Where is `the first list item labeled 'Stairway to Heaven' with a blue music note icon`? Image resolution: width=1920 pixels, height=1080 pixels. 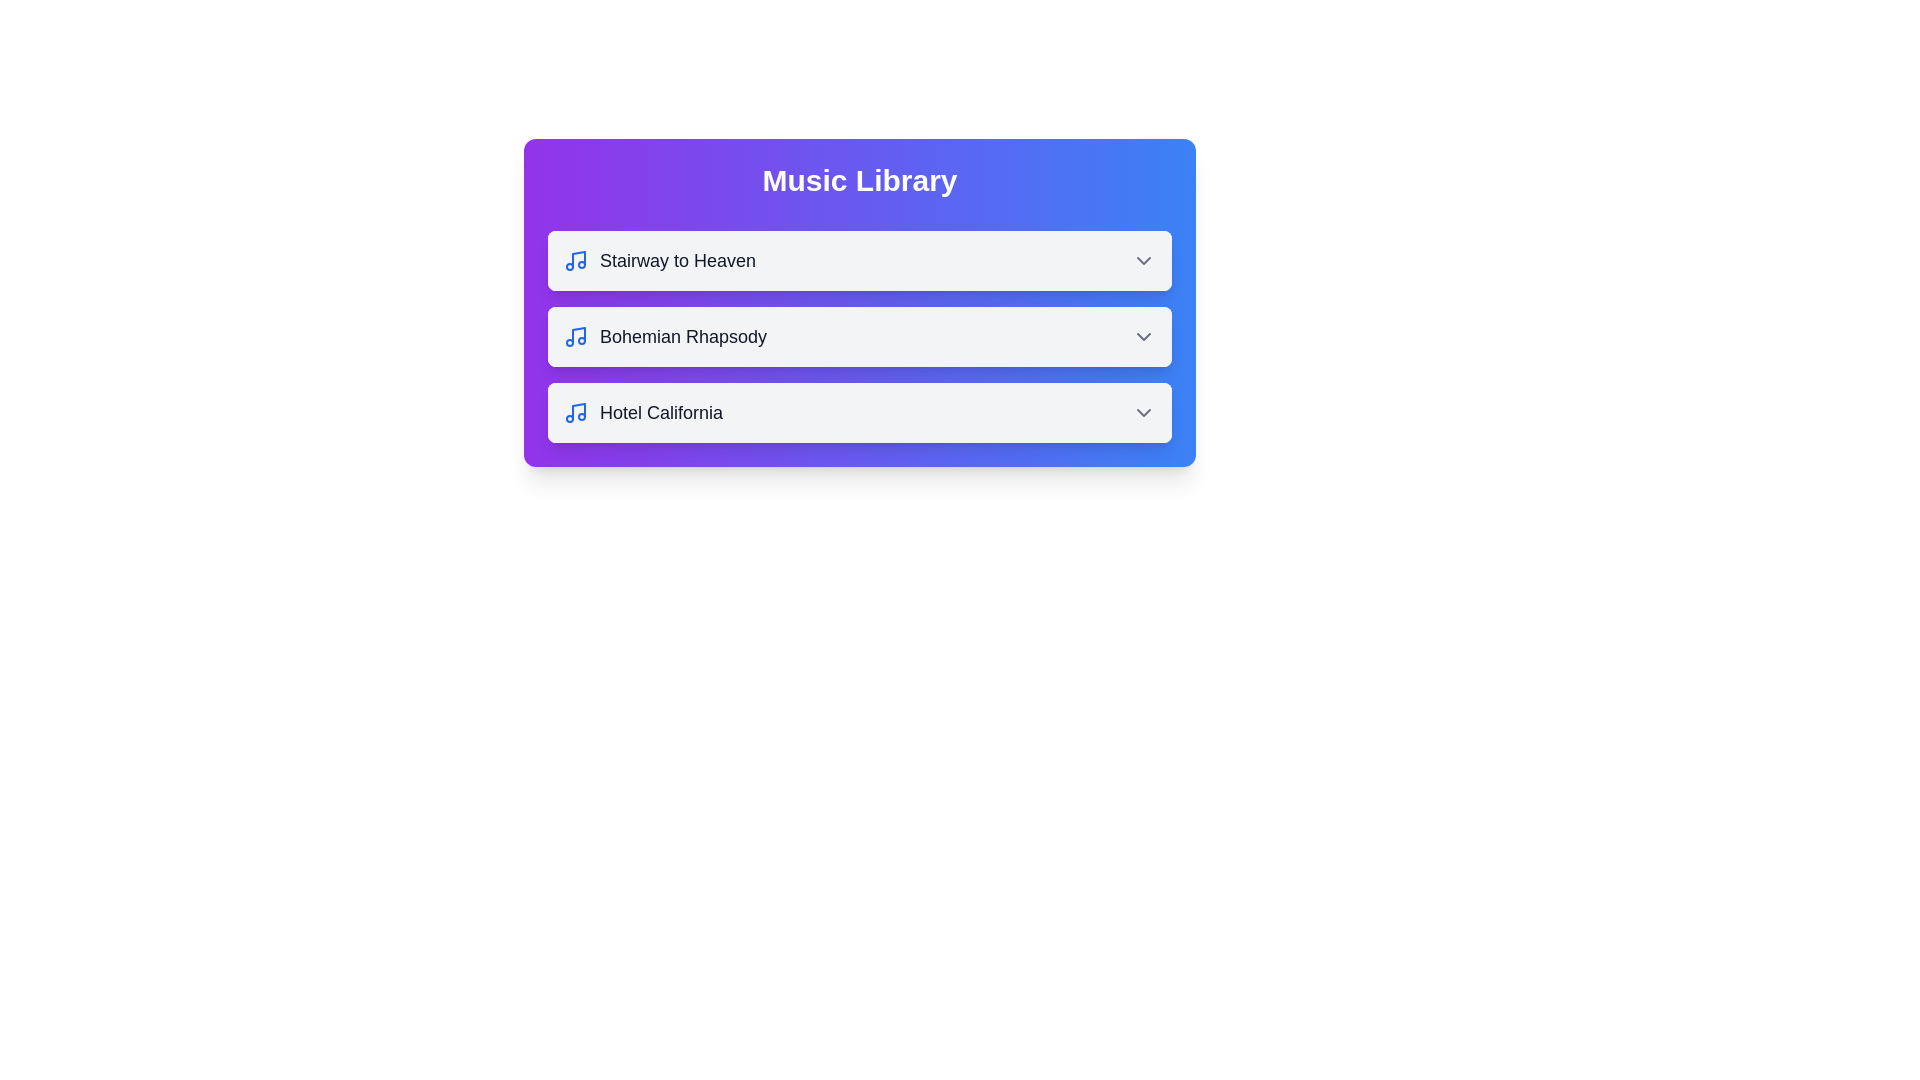
the first list item labeled 'Stairway to Heaven' with a blue music note icon is located at coordinates (660, 260).